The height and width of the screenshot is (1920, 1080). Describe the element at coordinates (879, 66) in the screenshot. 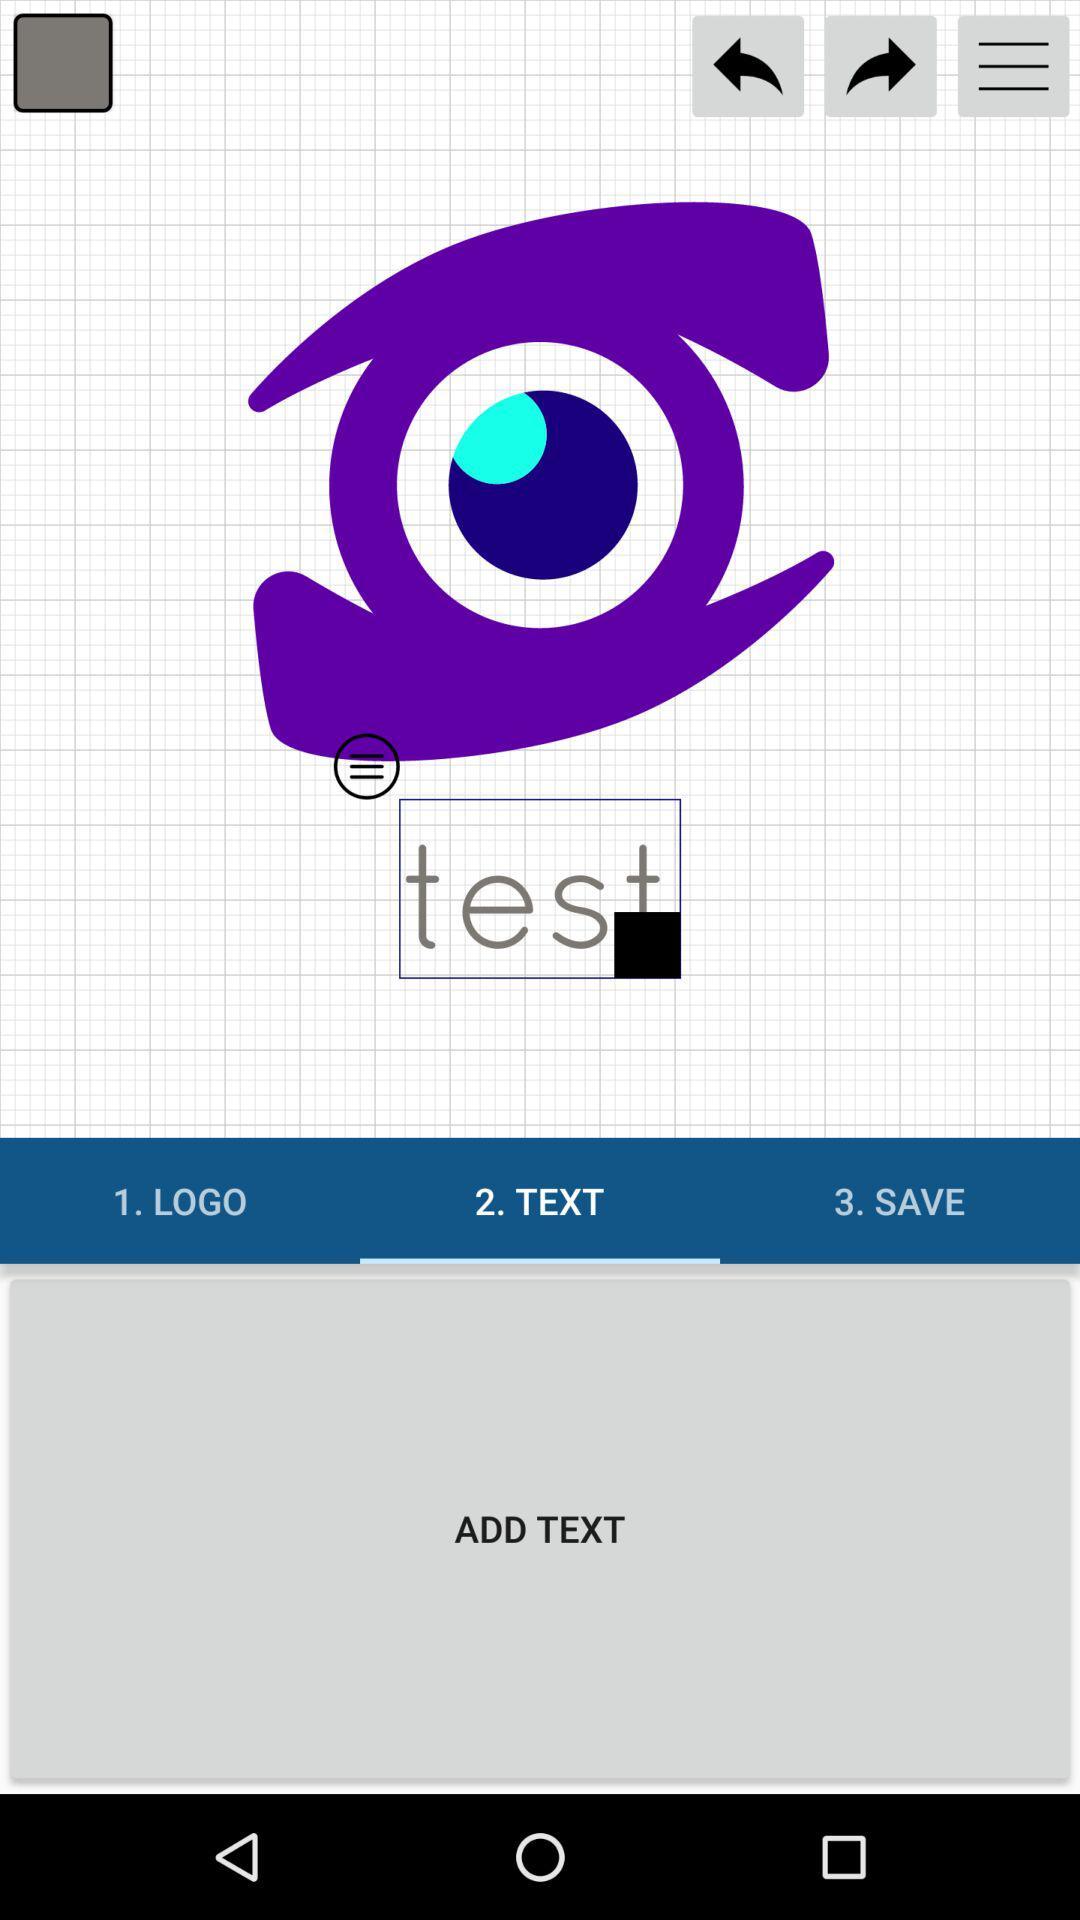

I see `go forward to next page` at that location.